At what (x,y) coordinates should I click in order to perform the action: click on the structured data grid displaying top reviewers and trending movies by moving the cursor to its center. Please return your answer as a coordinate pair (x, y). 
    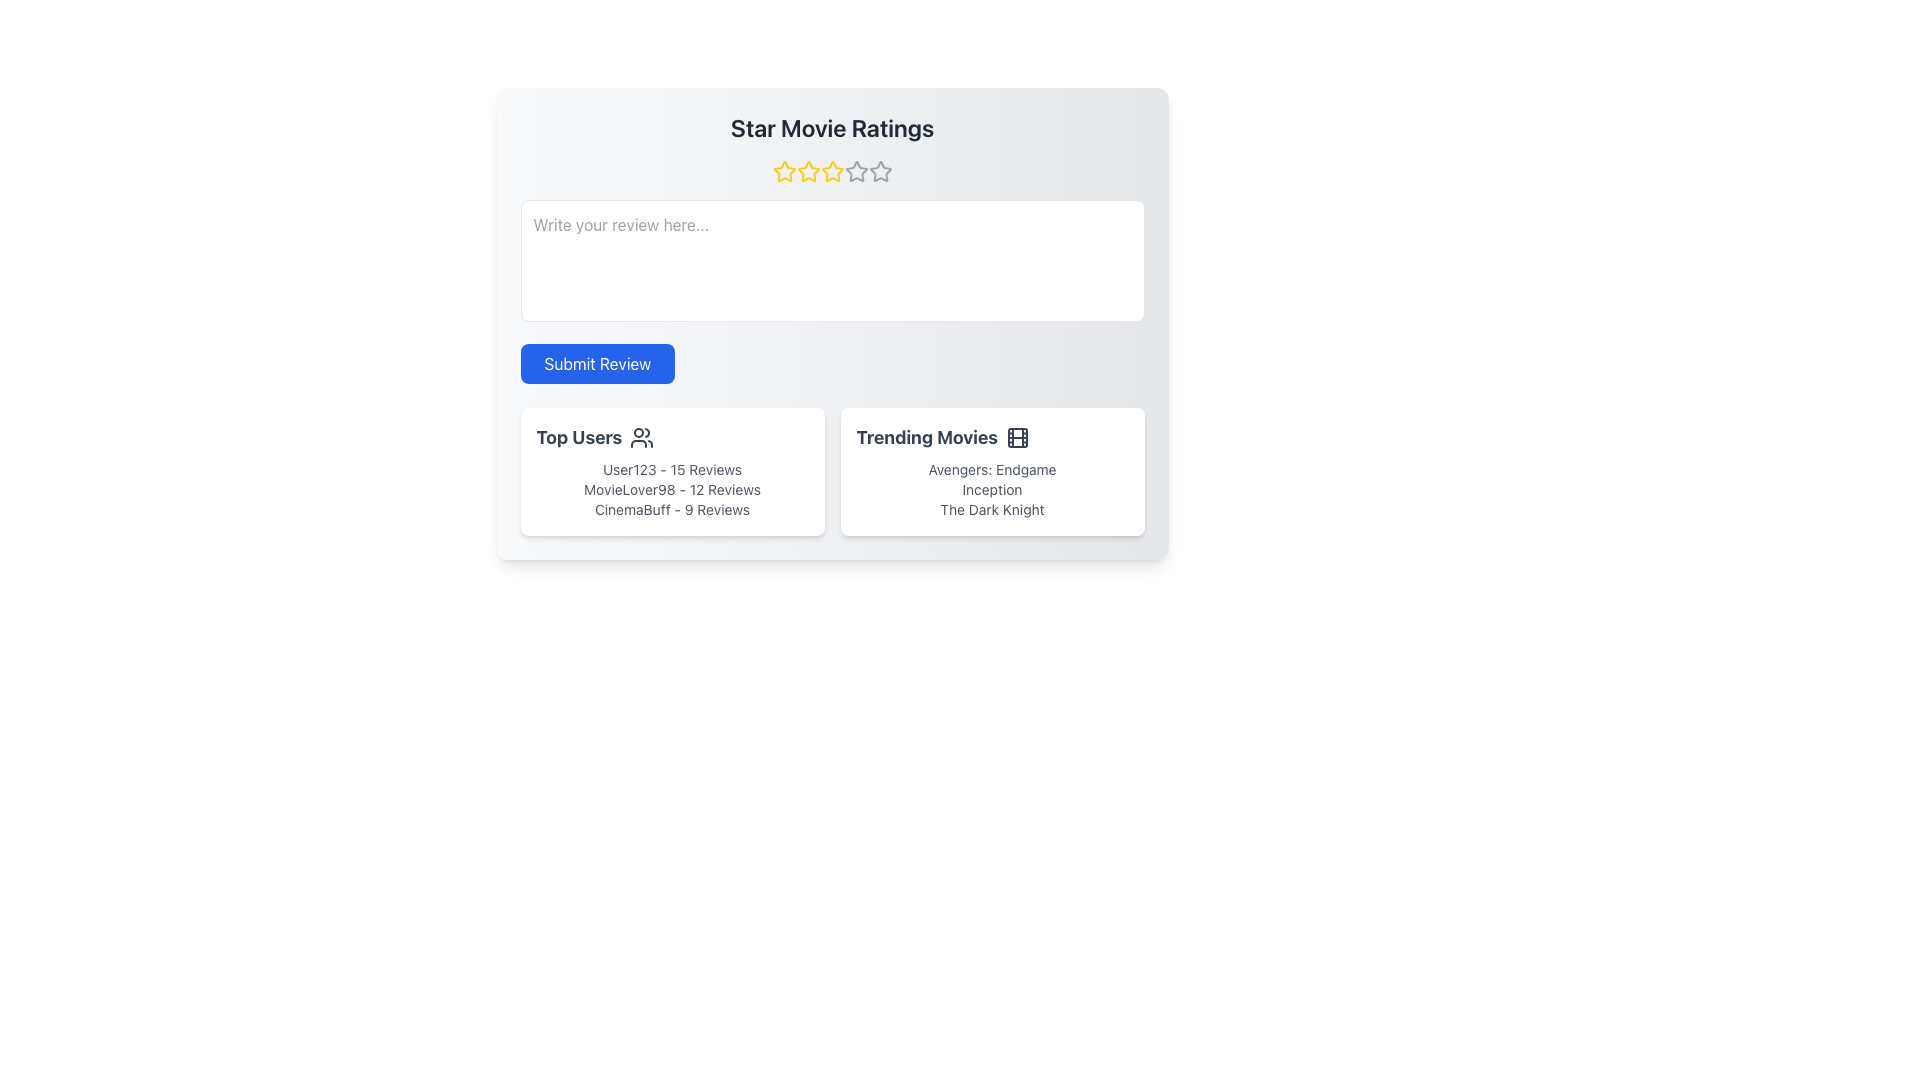
    Looking at the image, I should click on (832, 471).